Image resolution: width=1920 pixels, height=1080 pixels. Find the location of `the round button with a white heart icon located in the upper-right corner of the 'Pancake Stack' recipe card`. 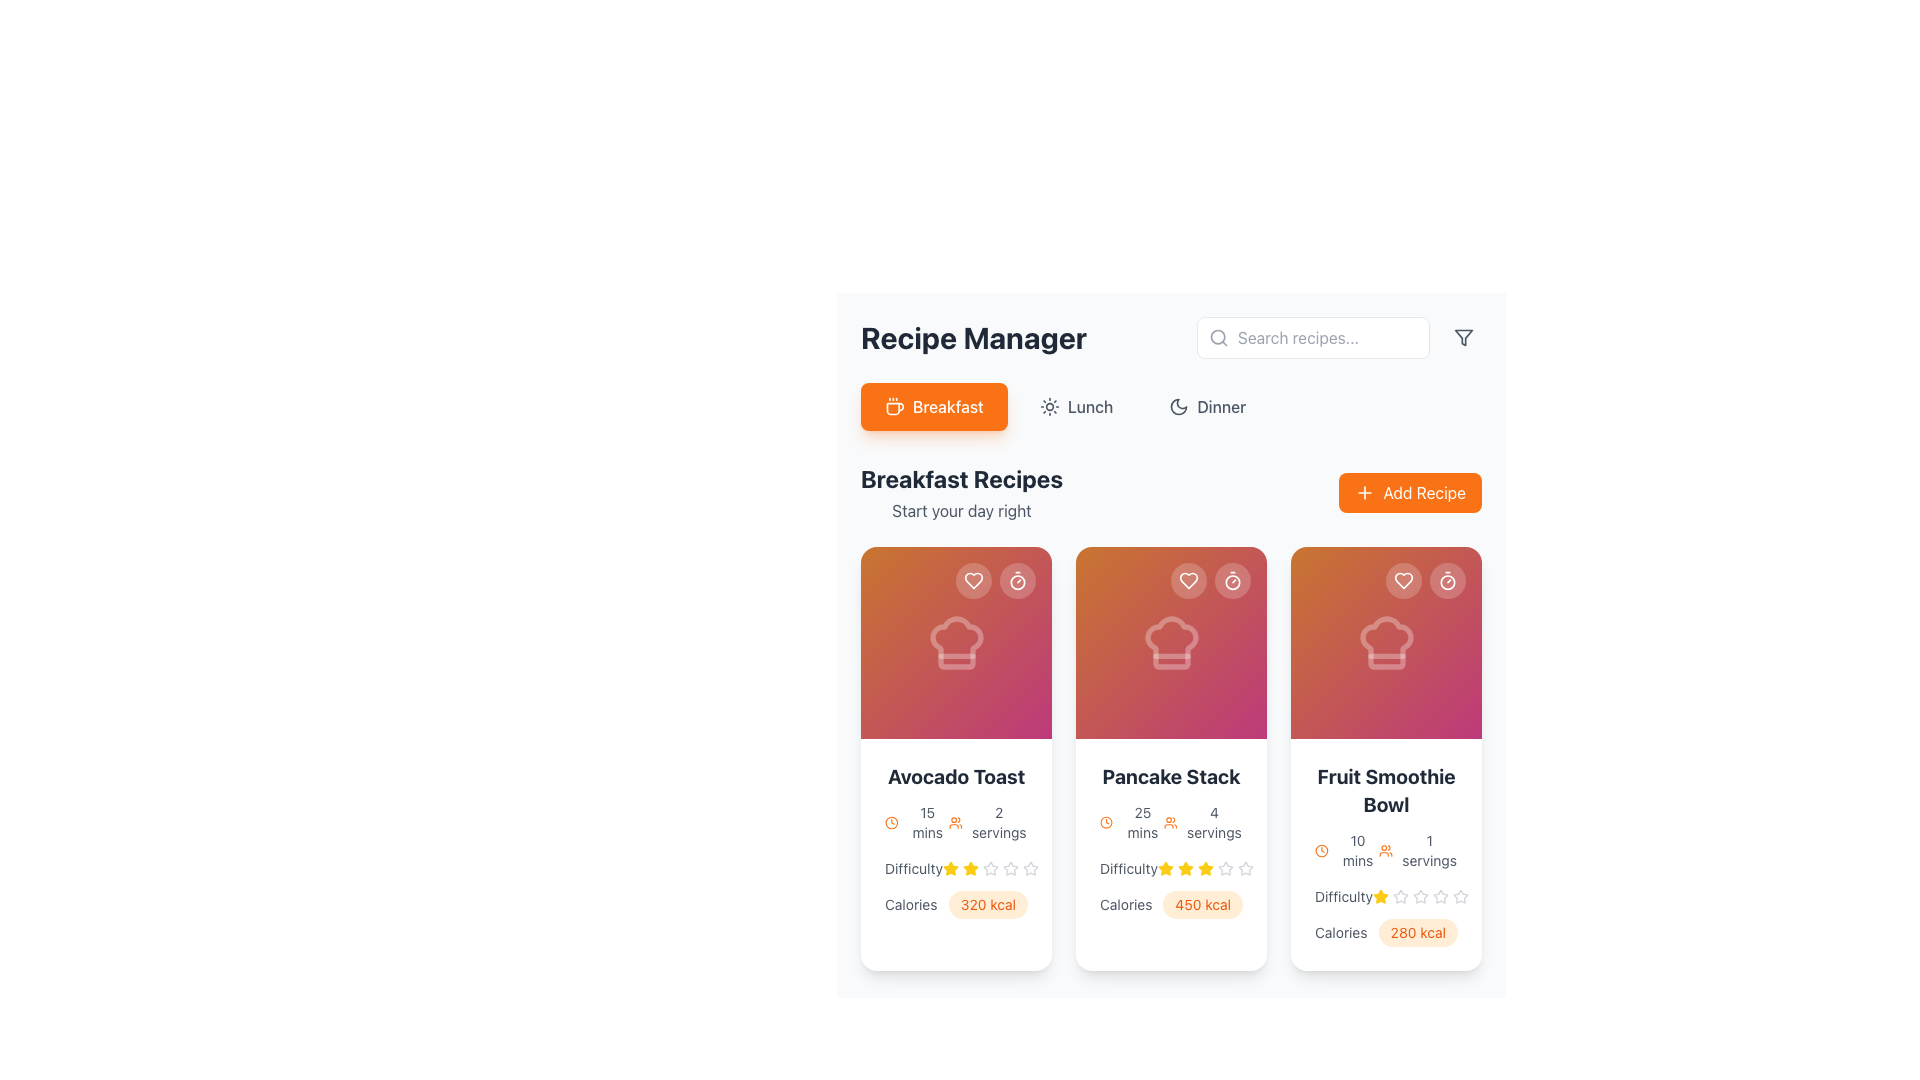

the round button with a white heart icon located in the upper-right corner of the 'Pancake Stack' recipe card is located at coordinates (1189, 581).